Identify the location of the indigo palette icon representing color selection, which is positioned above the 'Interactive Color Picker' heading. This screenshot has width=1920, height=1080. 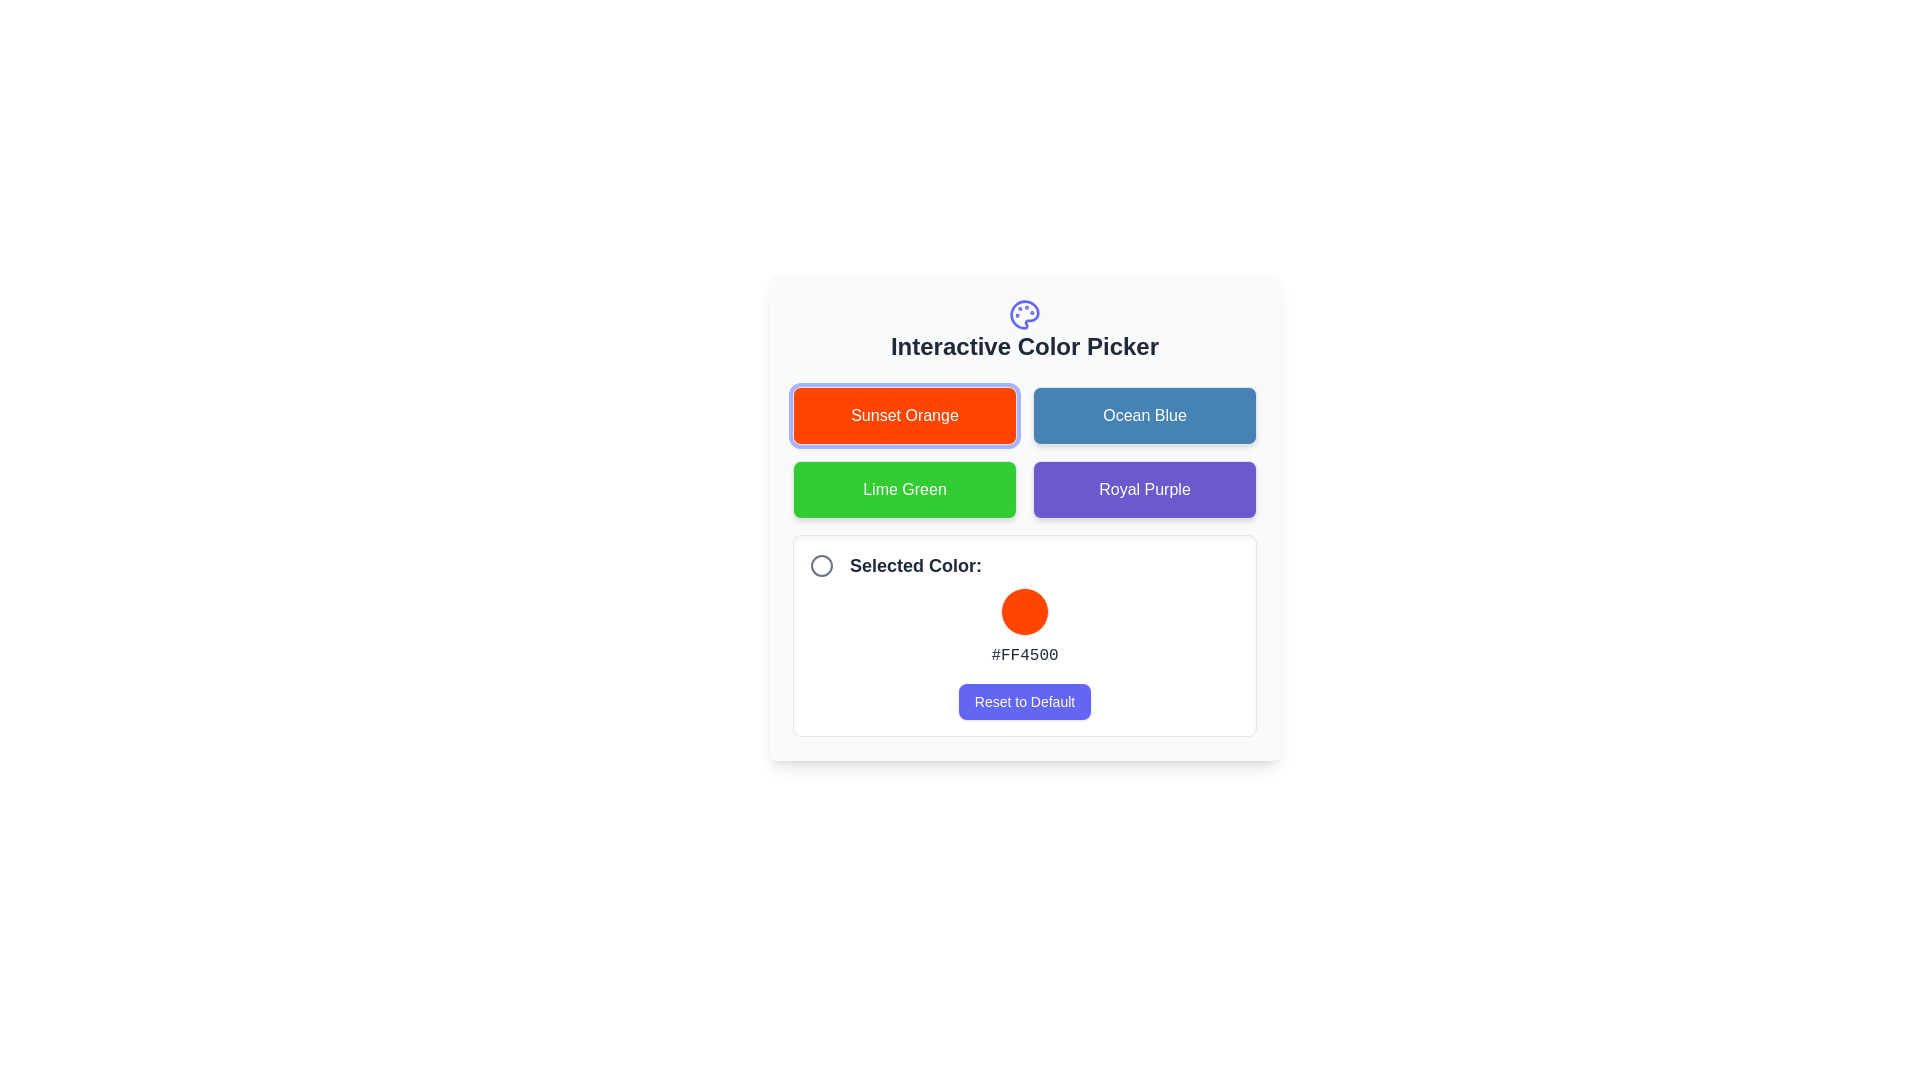
(1025, 315).